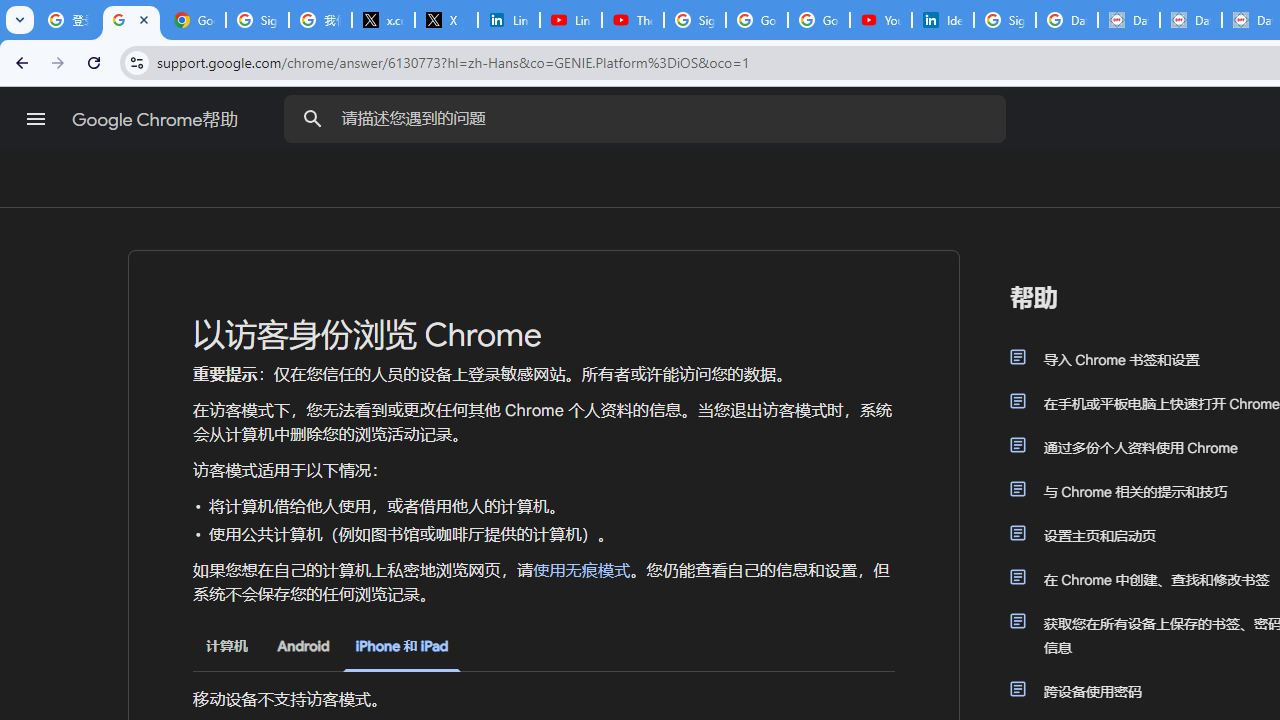 The height and width of the screenshot is (720, 1280). I want to click on 'Sign in - Google Accounts', so click(256, 20).